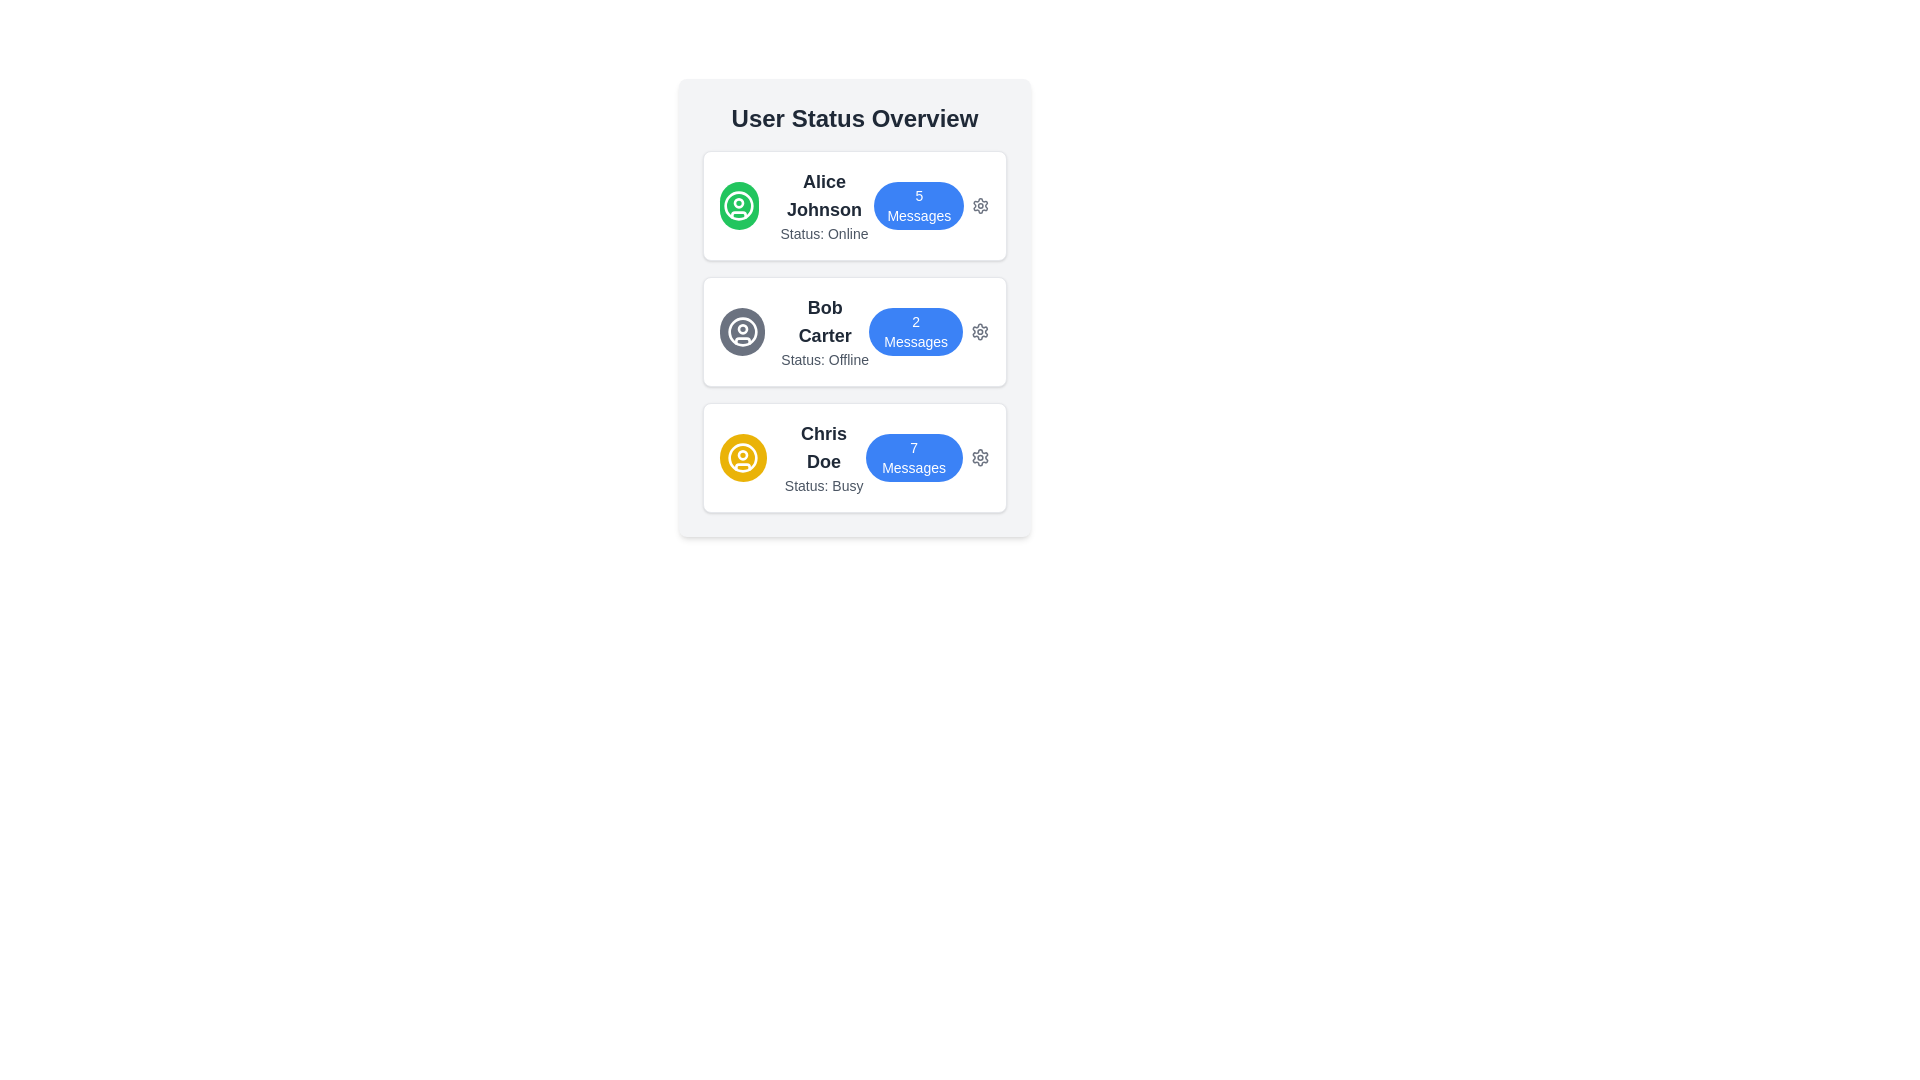  What do you see at coordinates (824, 486) in the screenshot?
I see `the status update text label indicating the current availability of 'Chris Doe' located in the third user card` at bounding box center [824, 486].